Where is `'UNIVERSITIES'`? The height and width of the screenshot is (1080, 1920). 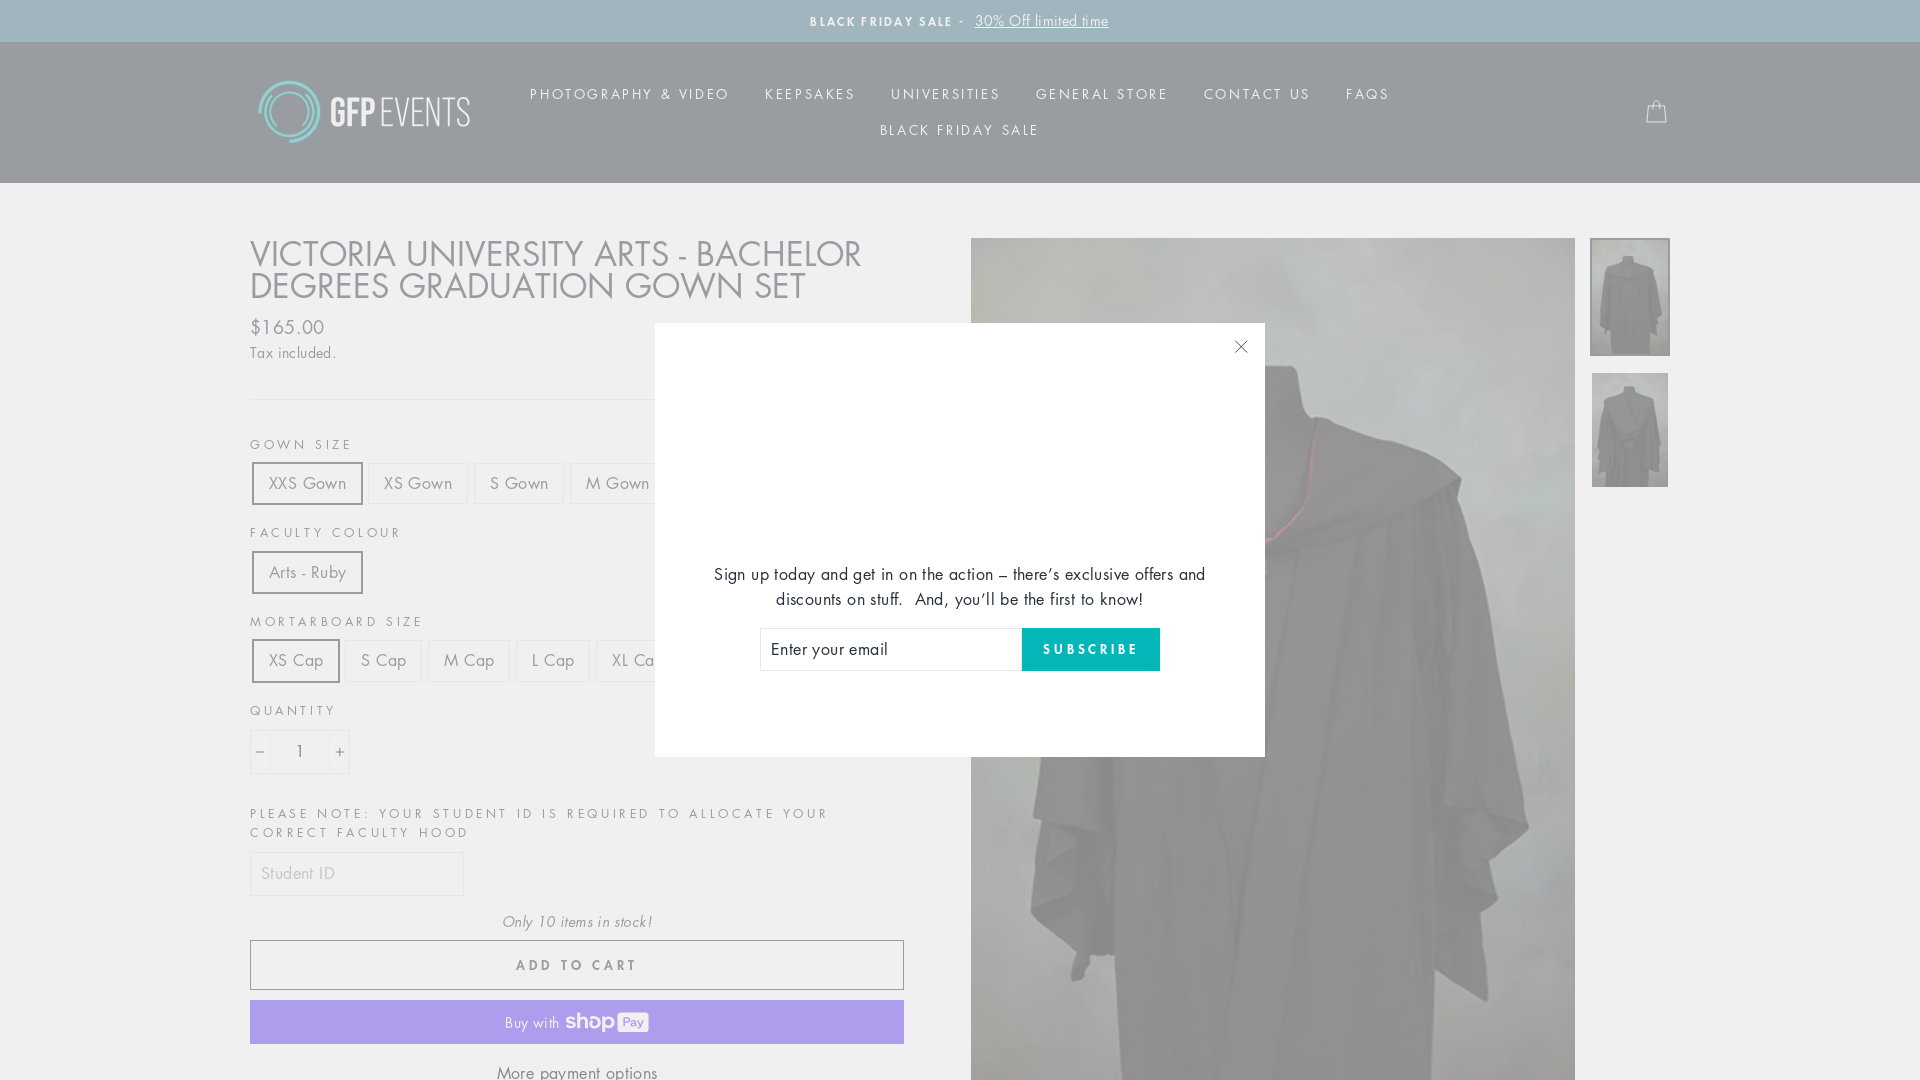
'UNIVERSITIES' is located at coordinates (875, 93).